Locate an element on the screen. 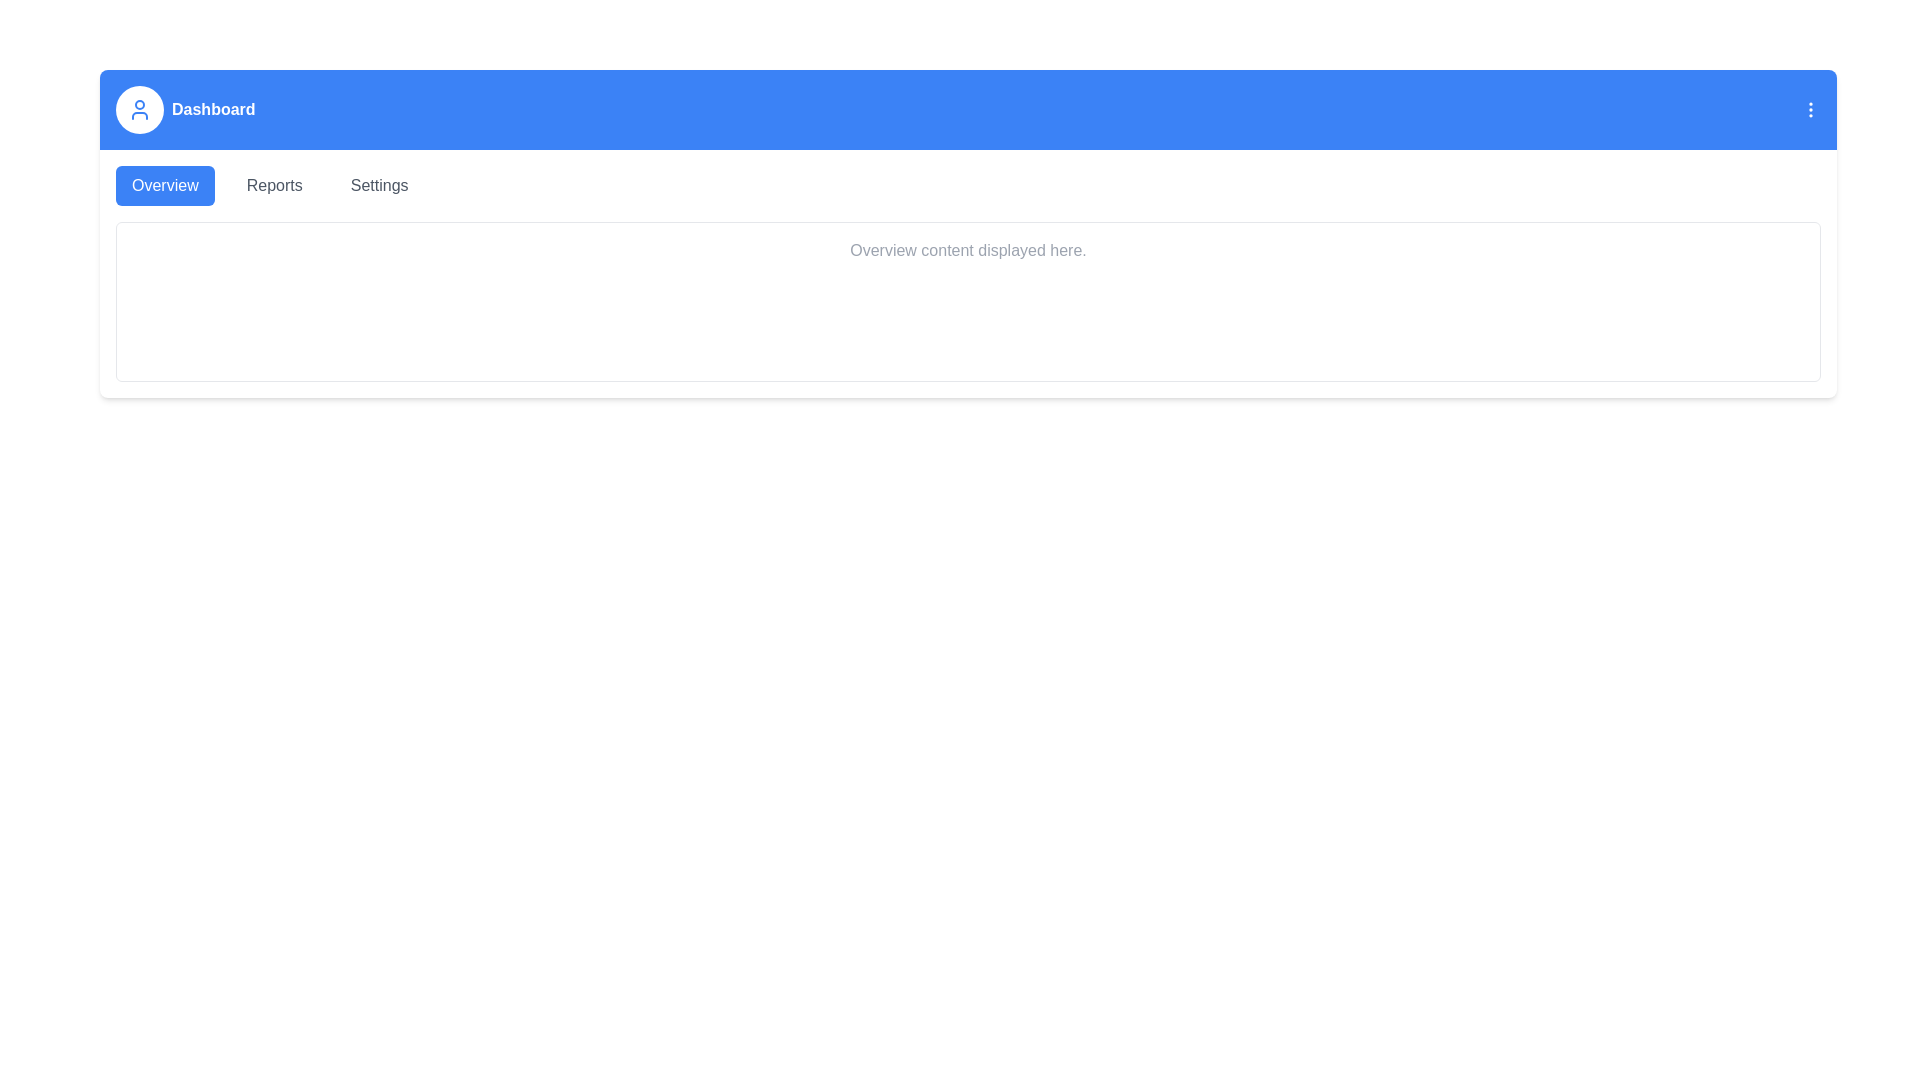 The height and width of the screenshot is (1080, 1920). the first button in the horizontal navigation bar that navigates to the 'Overview' section to visualize interactivity is located at coordinates (165, 185).